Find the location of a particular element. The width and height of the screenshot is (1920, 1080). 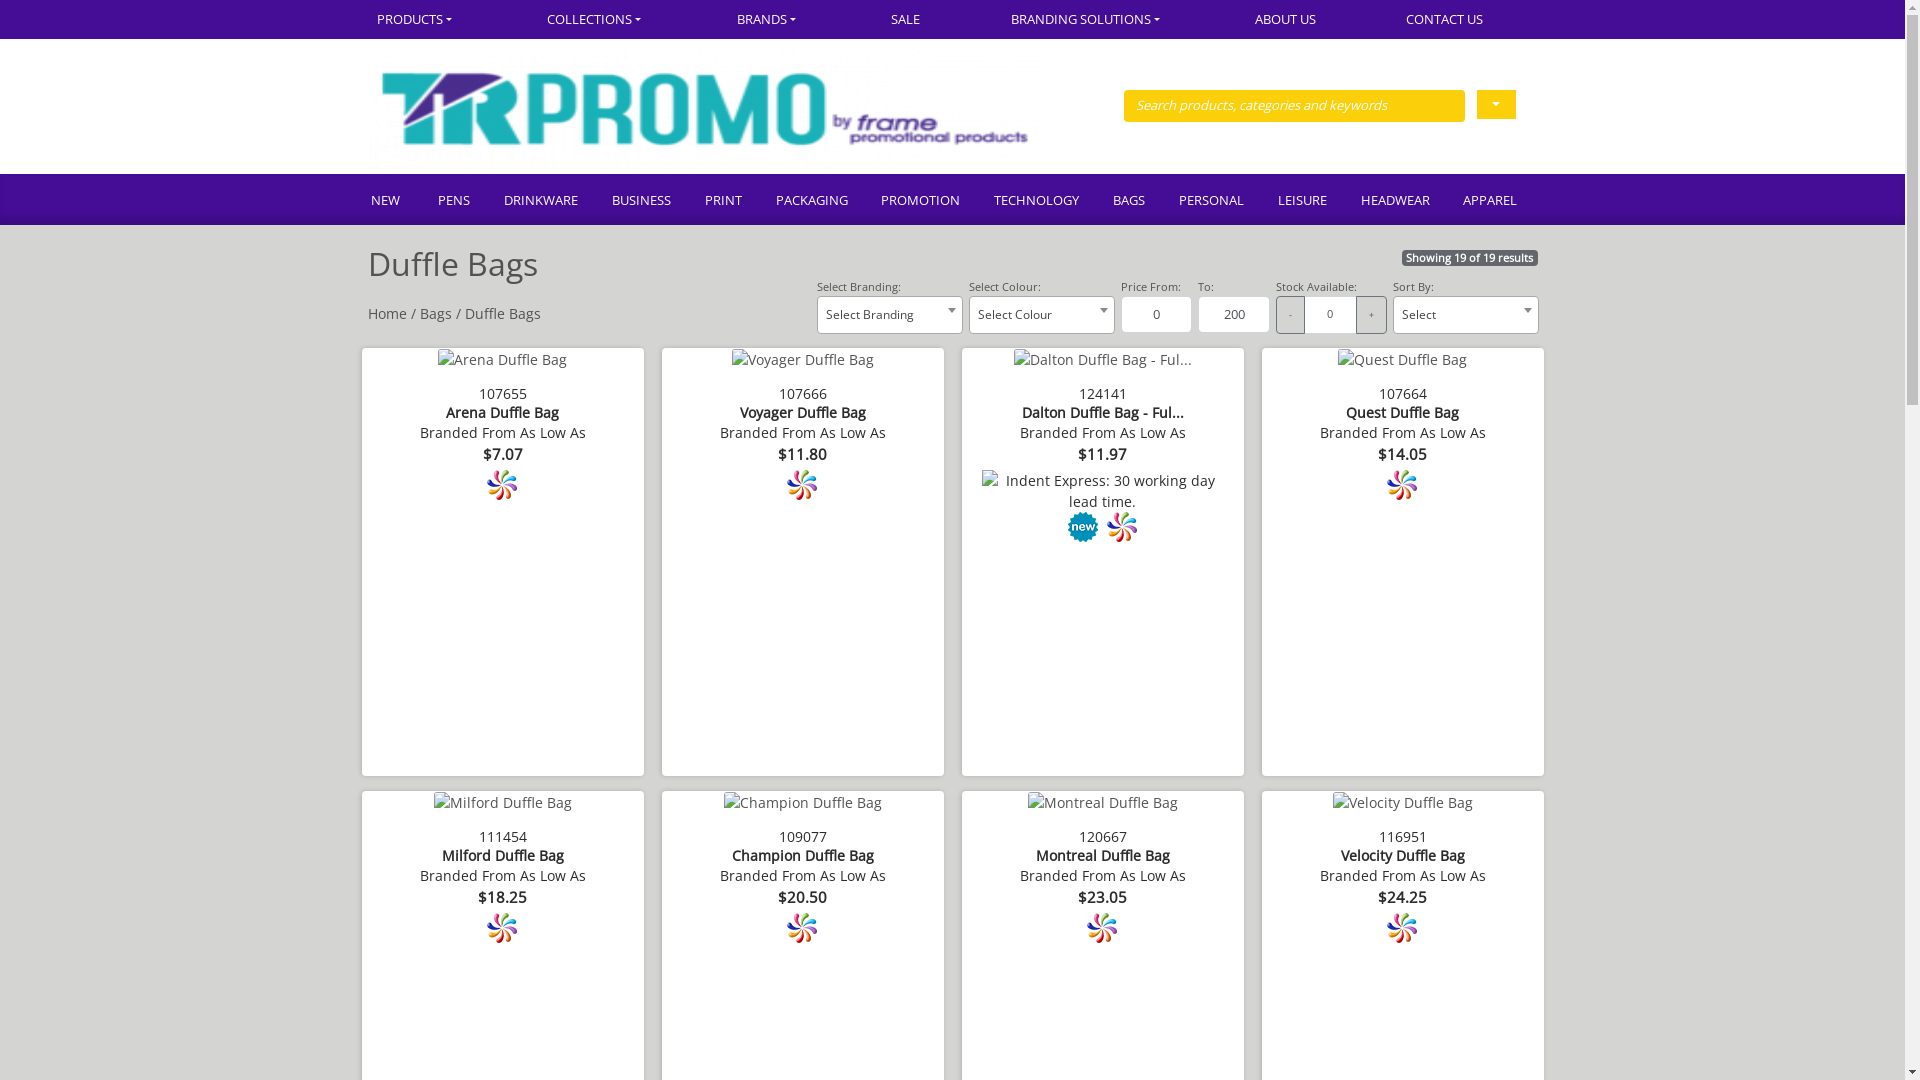

'ABOUT US' is located at coordinates (1209, 19).